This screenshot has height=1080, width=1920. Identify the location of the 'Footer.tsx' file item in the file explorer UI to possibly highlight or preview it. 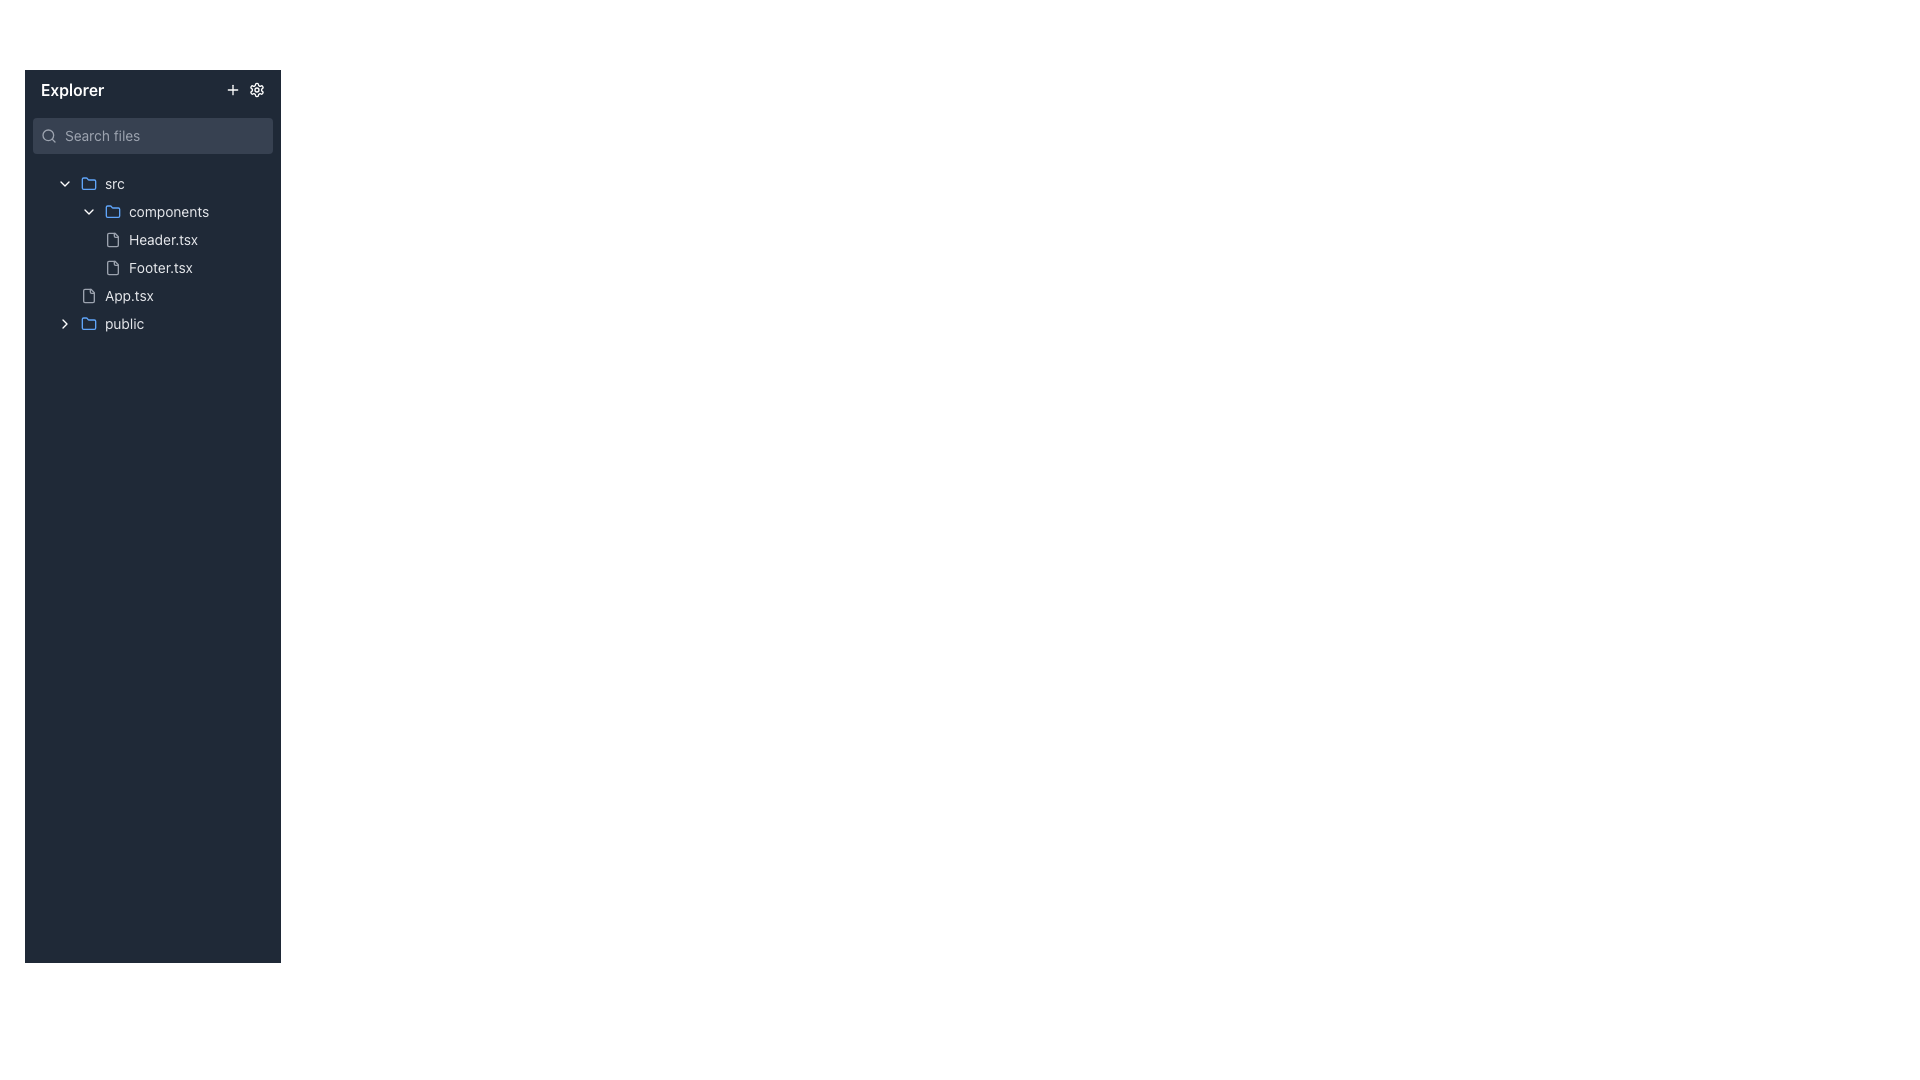
(185, 266).